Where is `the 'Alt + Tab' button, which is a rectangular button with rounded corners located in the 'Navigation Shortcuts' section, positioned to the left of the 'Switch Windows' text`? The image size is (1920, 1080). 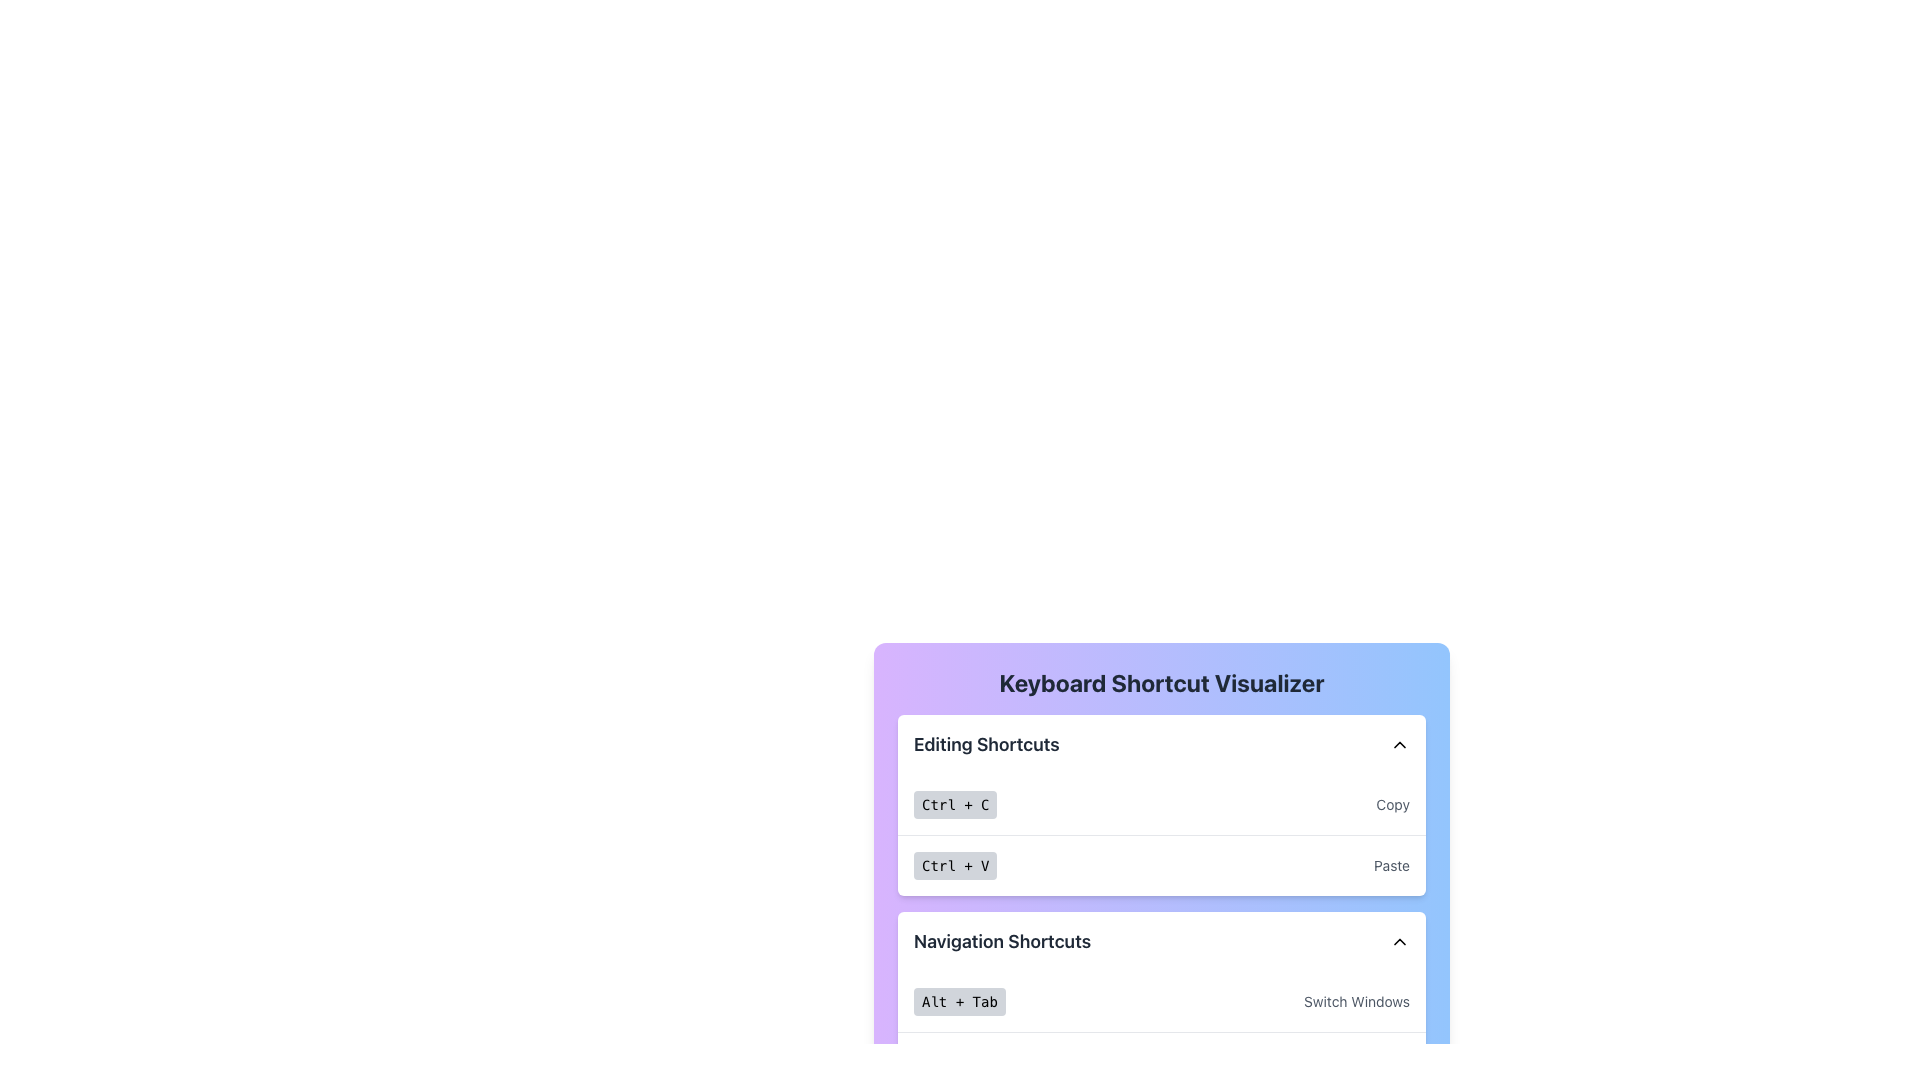
the 'Alt + Tab' button, which is a rectangular button with rounded corners located in the 'Navigation Shortcuts' section, positioned to the left of the 'Switch Windows' text is located at coordinates (960, 1002).